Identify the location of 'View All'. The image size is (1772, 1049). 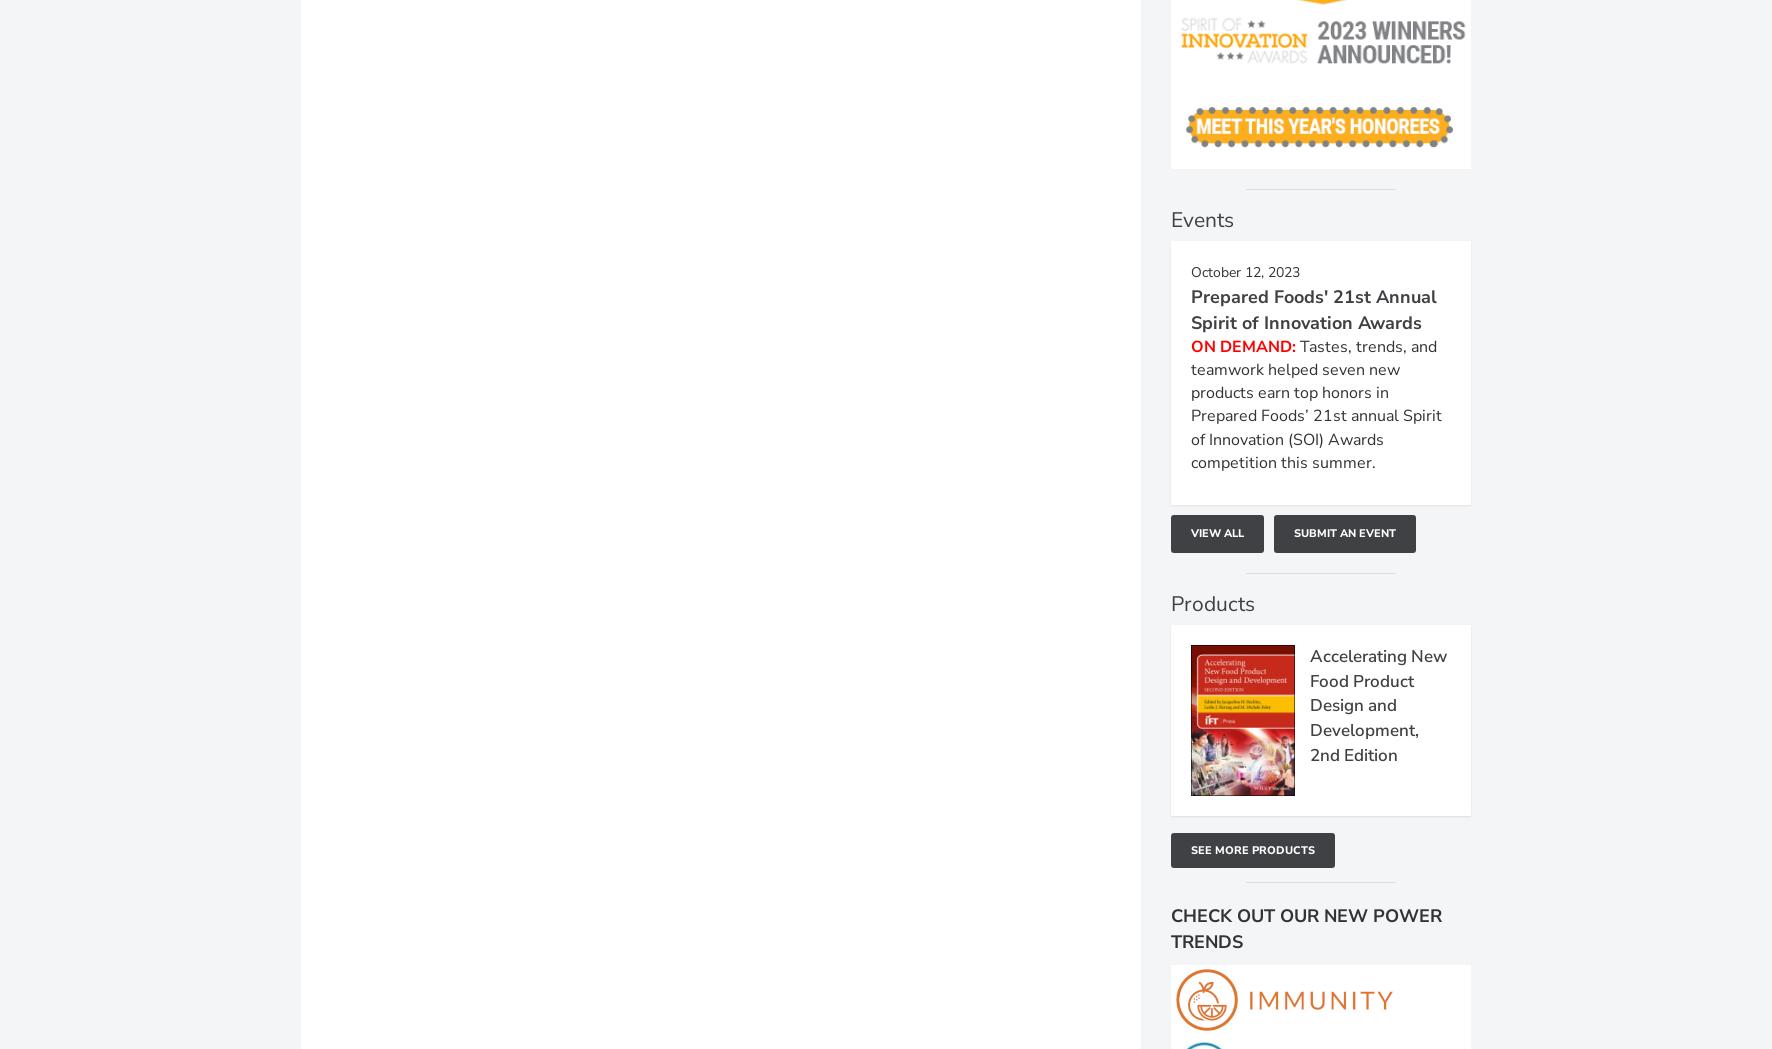
(1216, 533).